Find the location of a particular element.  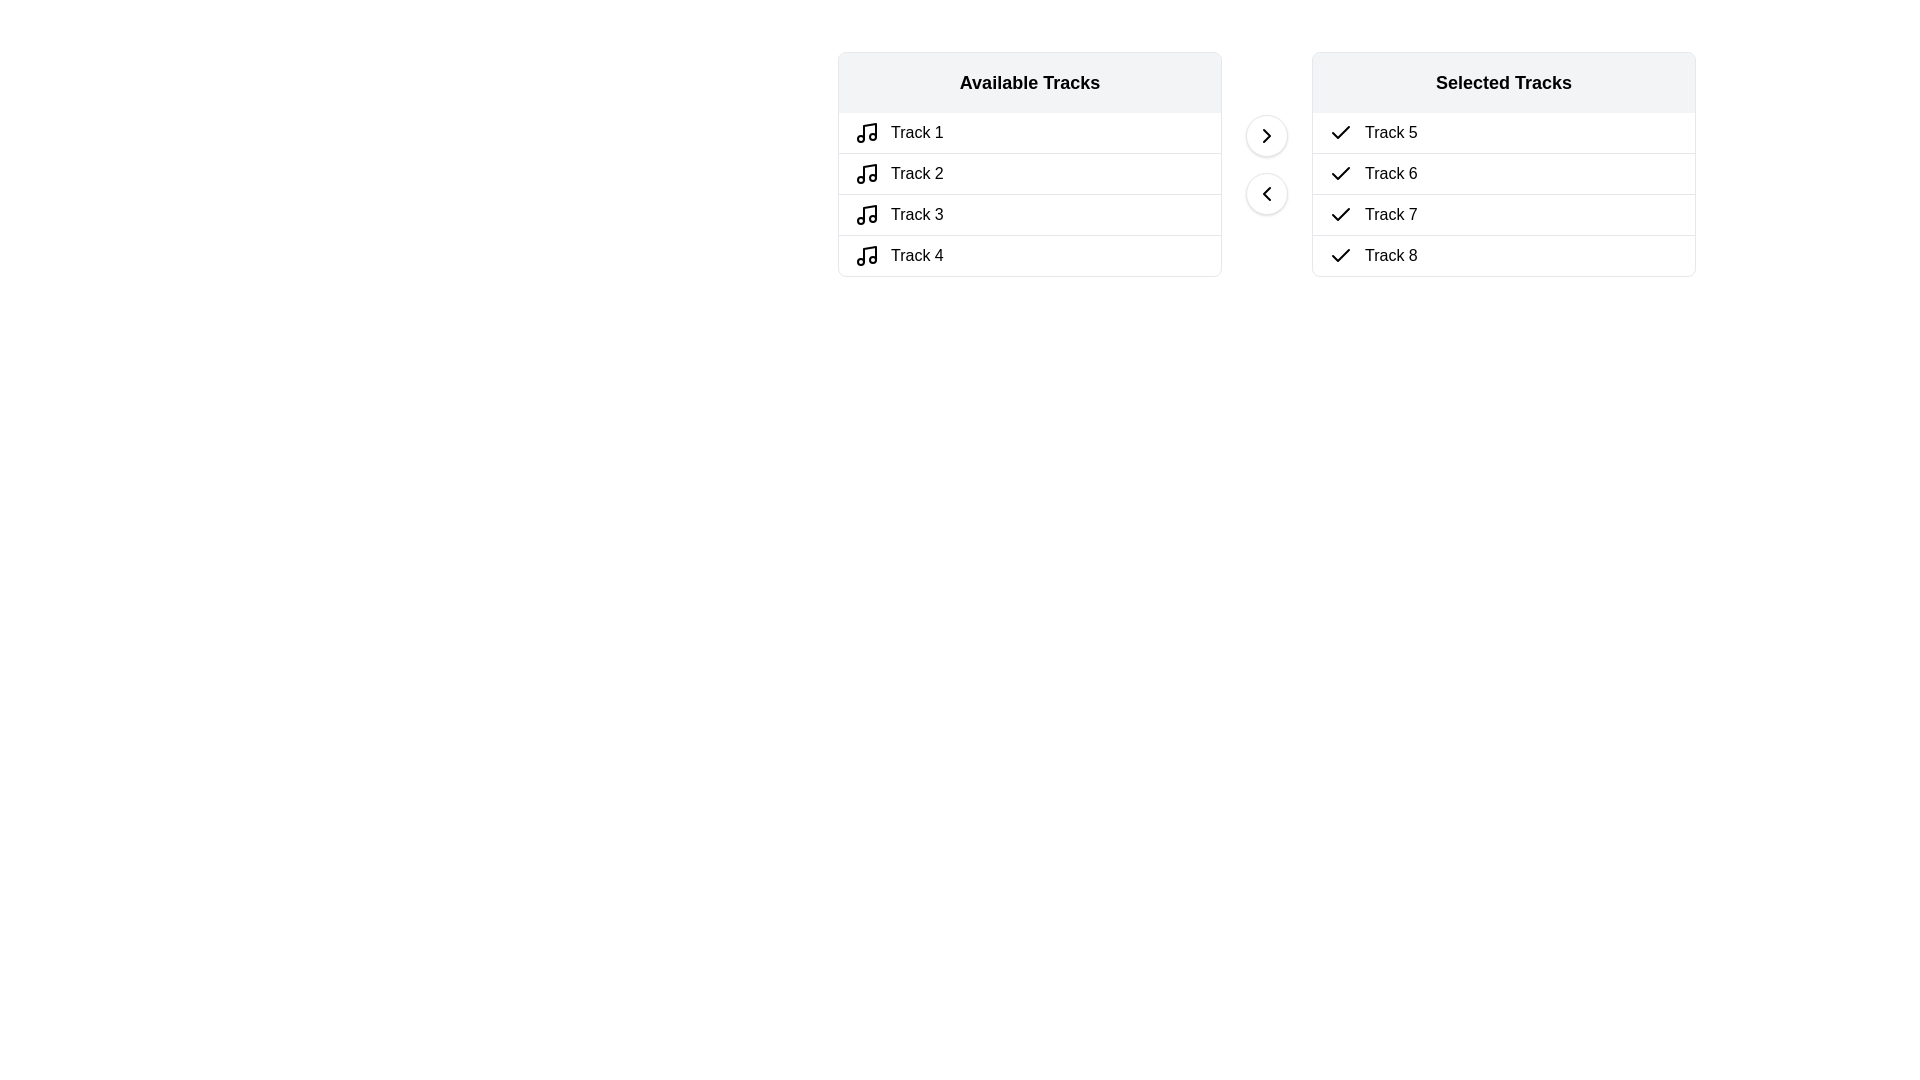

the check mark icon in the 'Selected Tracks' column associated with 'Track 7', which is the third item in the list is located at coordinates (1340, 215).